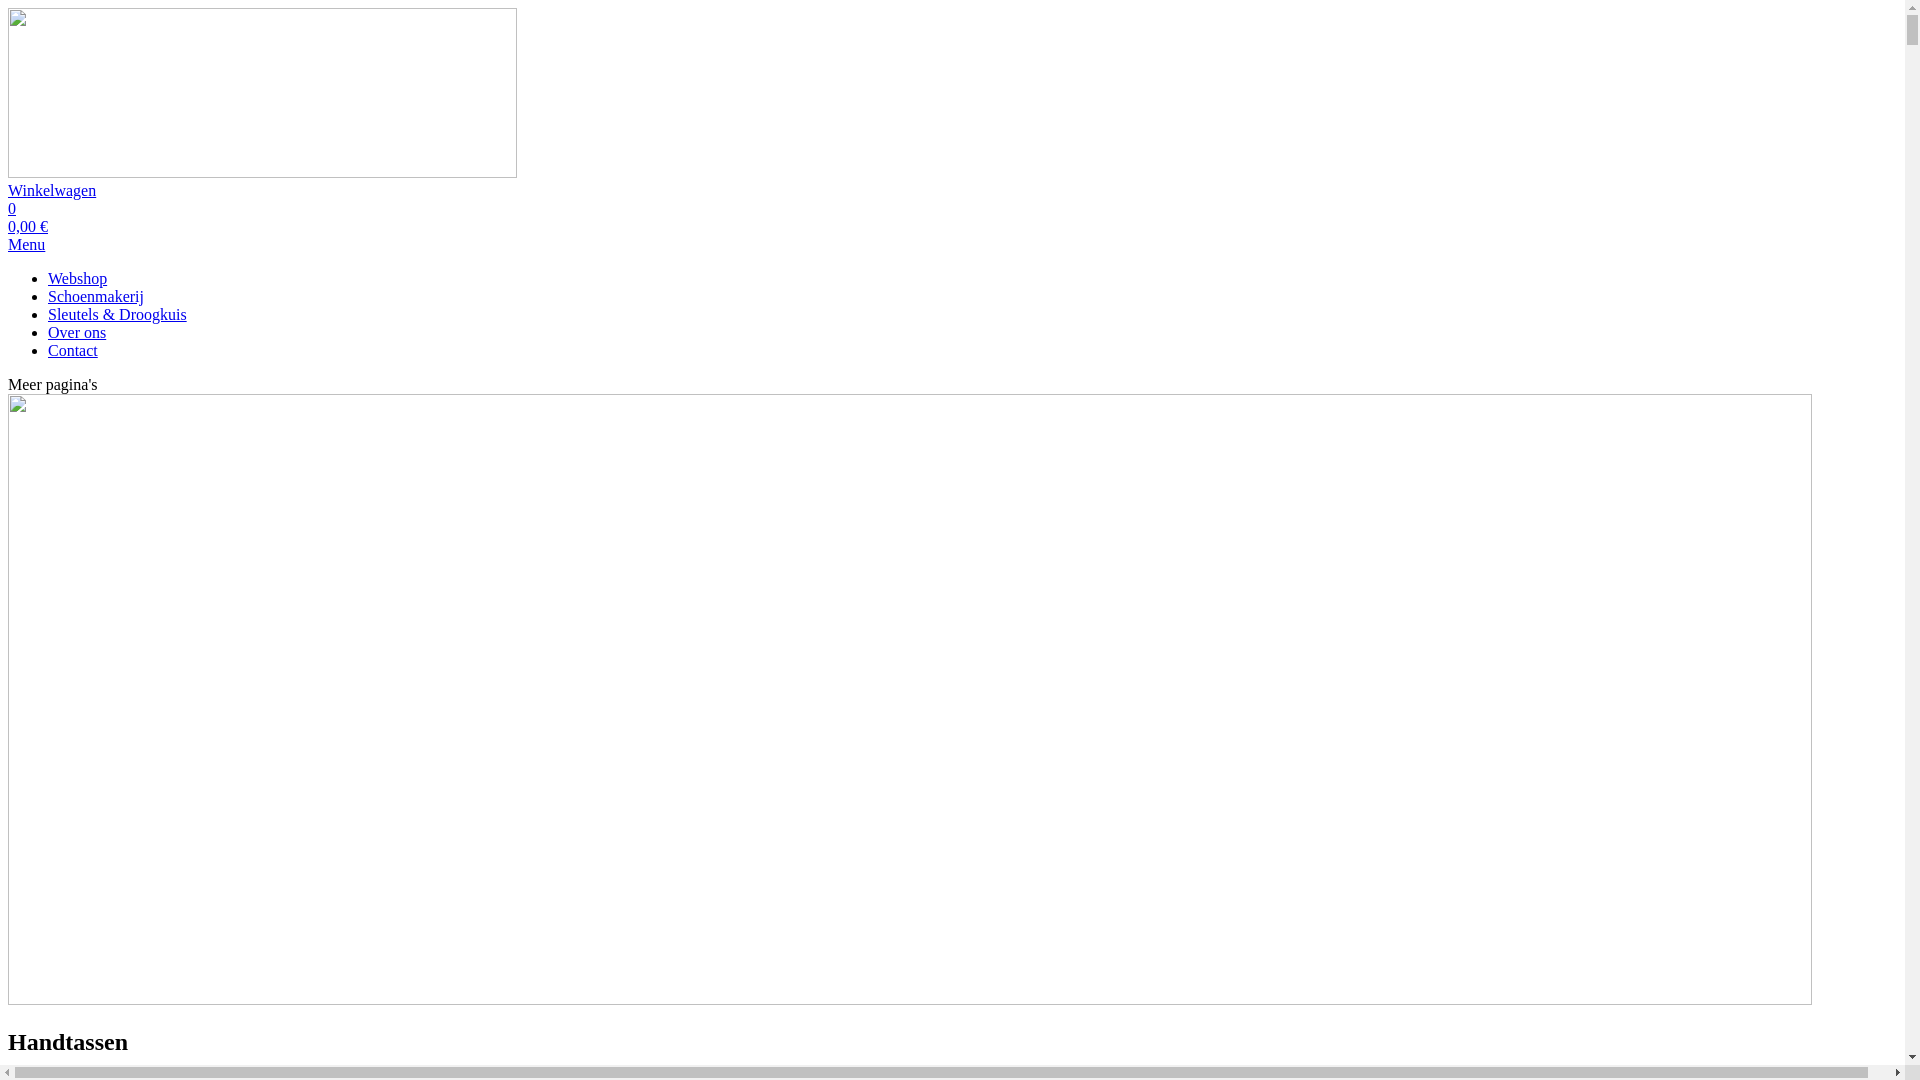 The image size is (1920, 1080). Describe the element at coordinates (48, 331) in the screenshot. I see `'Over ons'` at that location.